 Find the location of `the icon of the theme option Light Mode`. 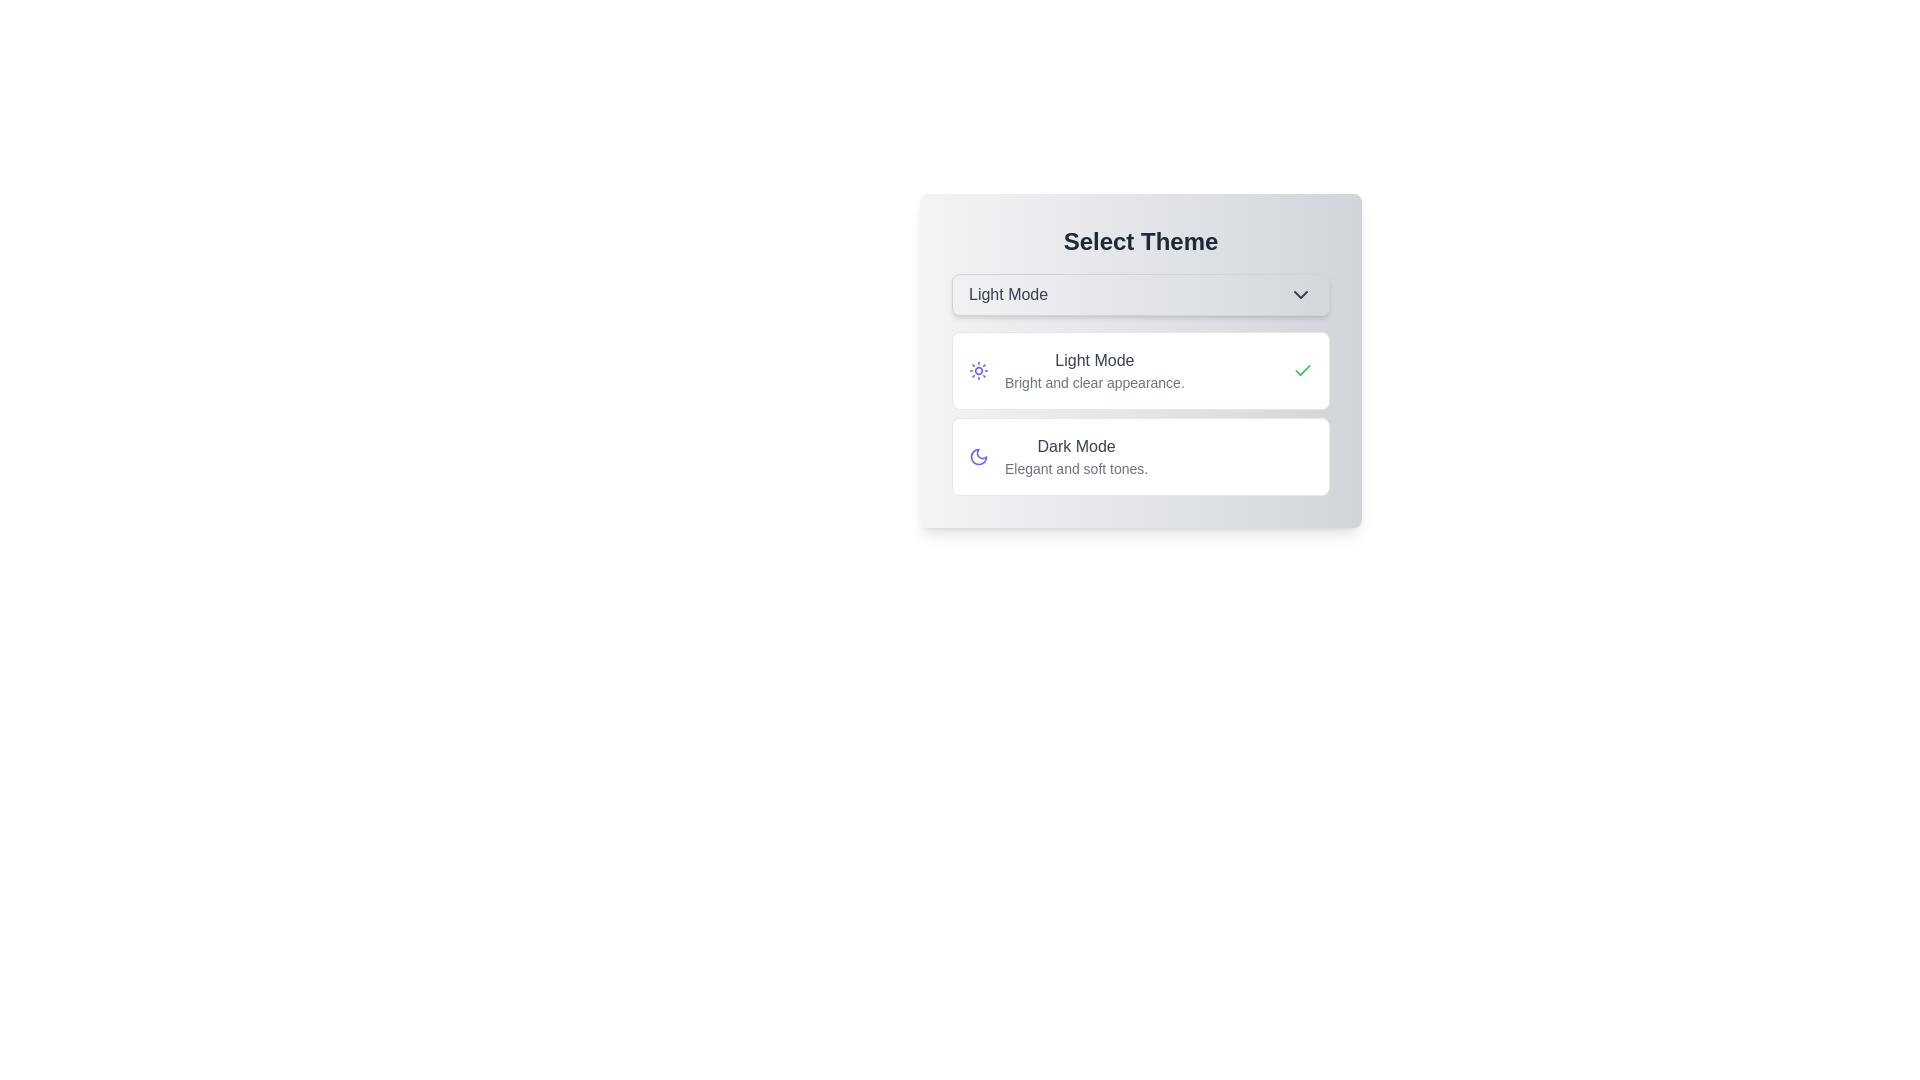

the icon of the theme option Light Mode is located at coordinates (979, 370).